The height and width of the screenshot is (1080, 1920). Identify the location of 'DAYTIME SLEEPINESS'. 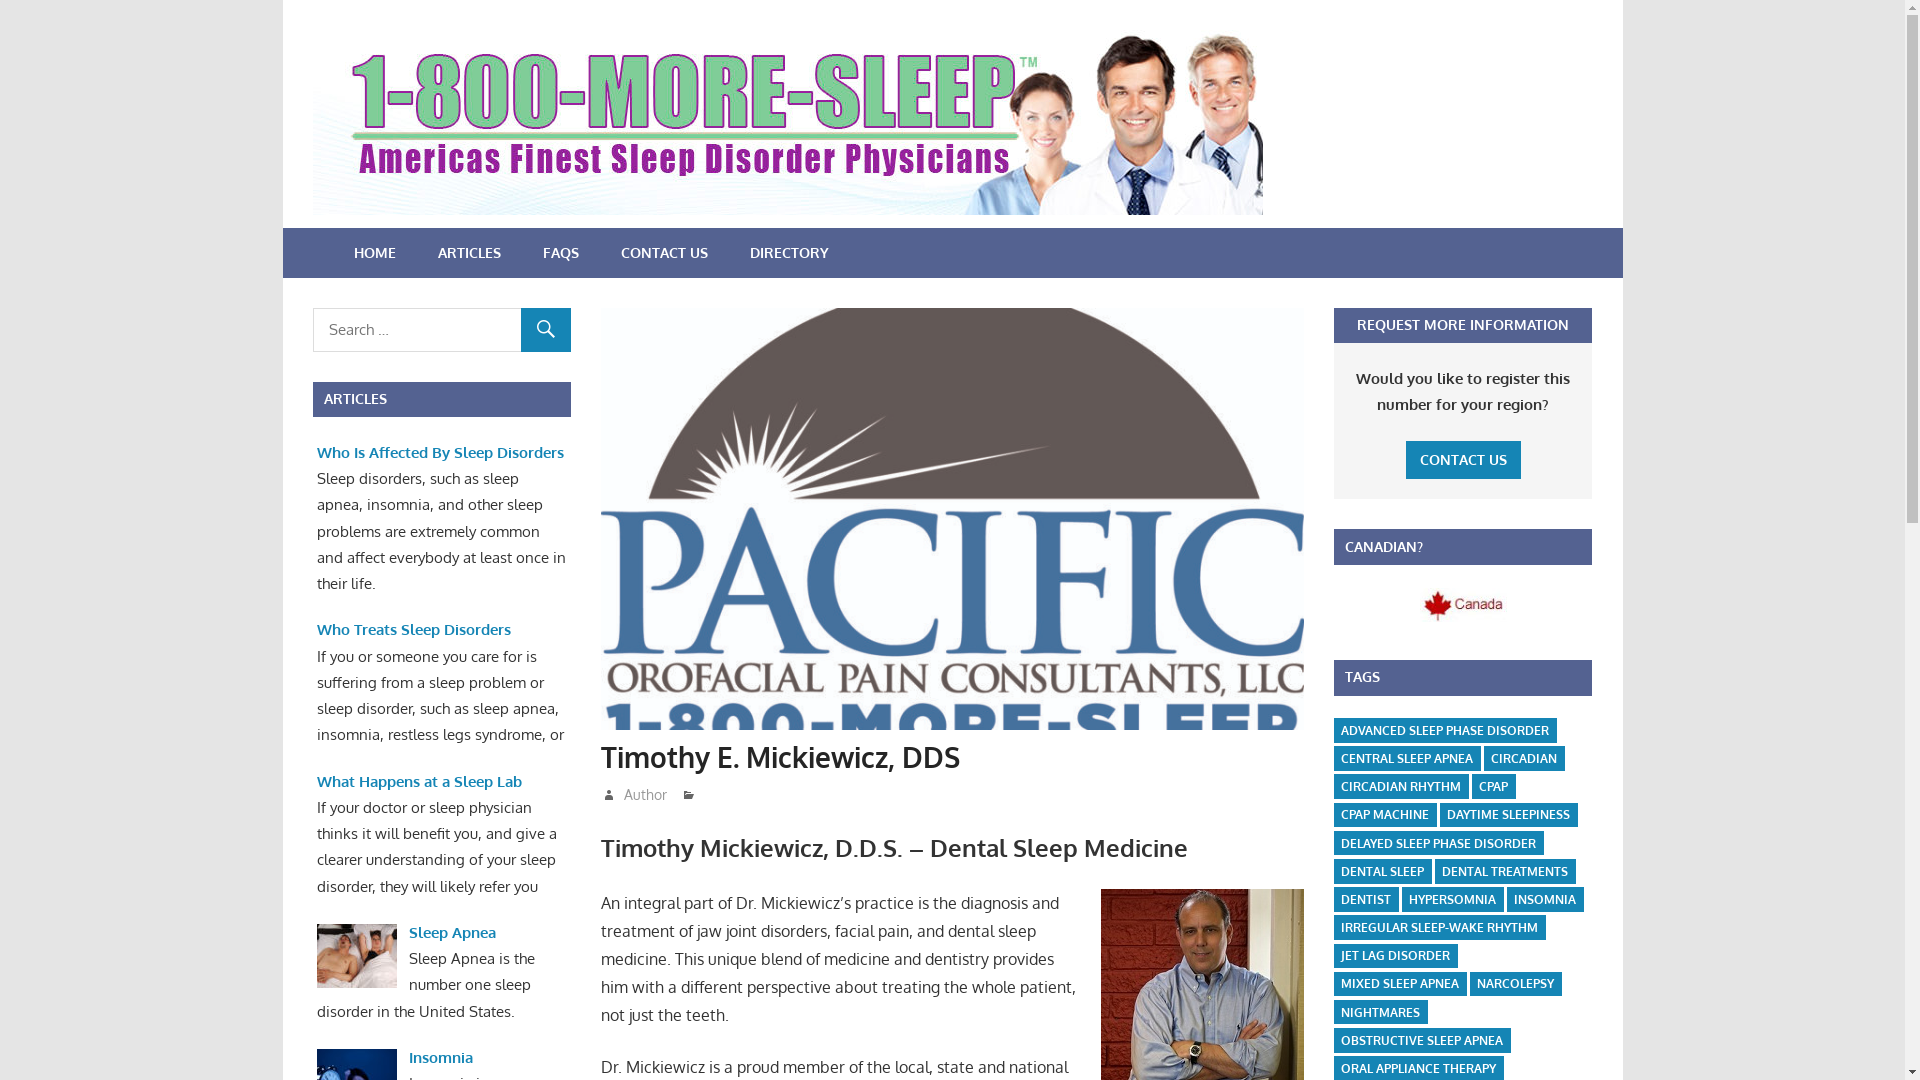
(1508, 815).